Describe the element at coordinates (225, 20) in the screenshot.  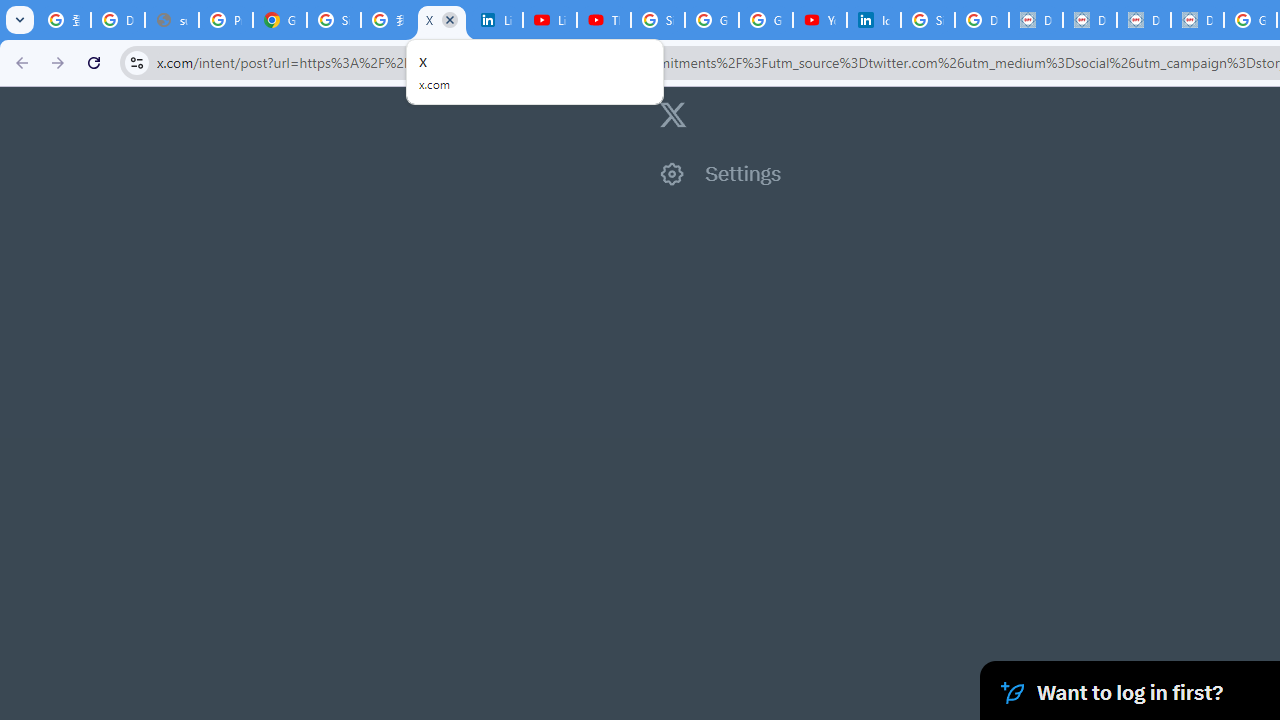
I see `'Privacy Help Center - Policies Help'` at that location.